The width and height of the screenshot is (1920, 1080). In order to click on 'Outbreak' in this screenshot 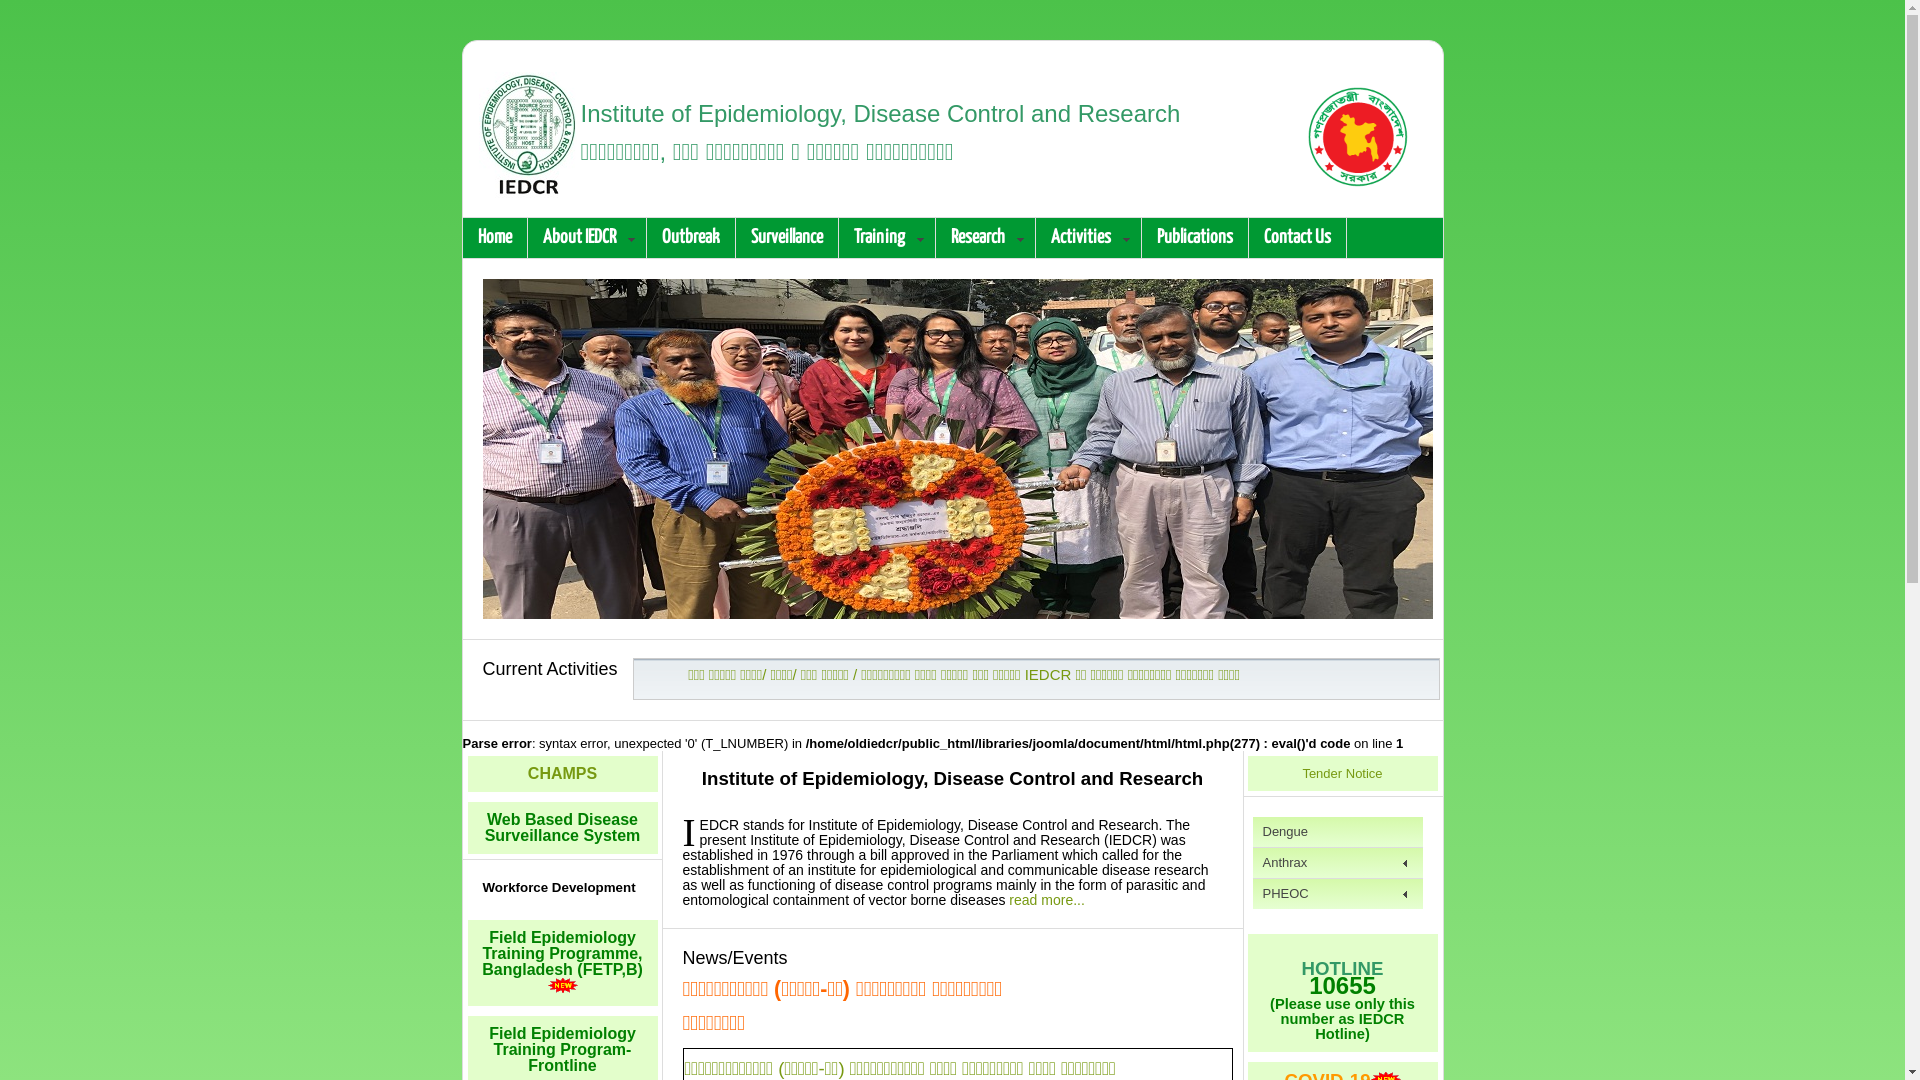, I will do `click(690, 237)`.